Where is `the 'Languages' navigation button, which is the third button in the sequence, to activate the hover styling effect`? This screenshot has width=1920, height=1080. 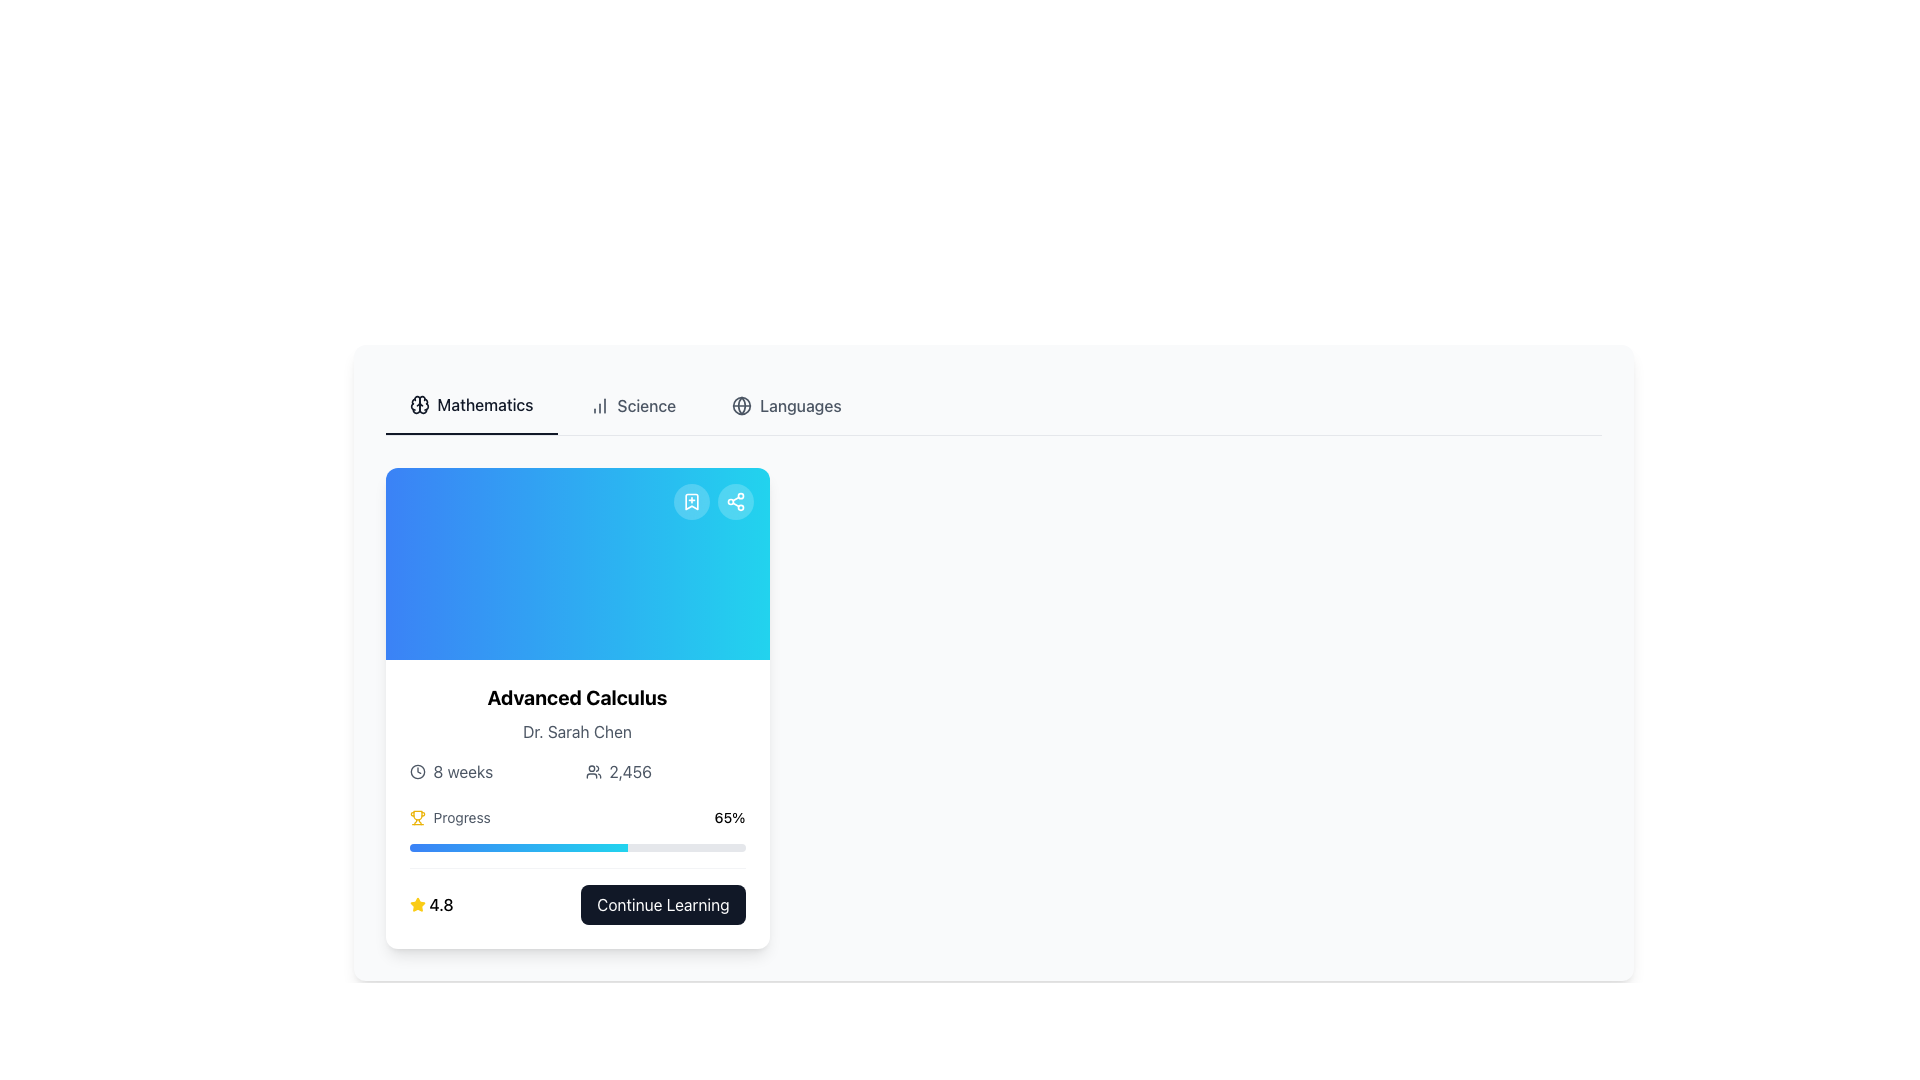
the 'Languages' navigation button, which is the third button in the sequence, to activate the hover styling effect is located at coordinates (786, 405).